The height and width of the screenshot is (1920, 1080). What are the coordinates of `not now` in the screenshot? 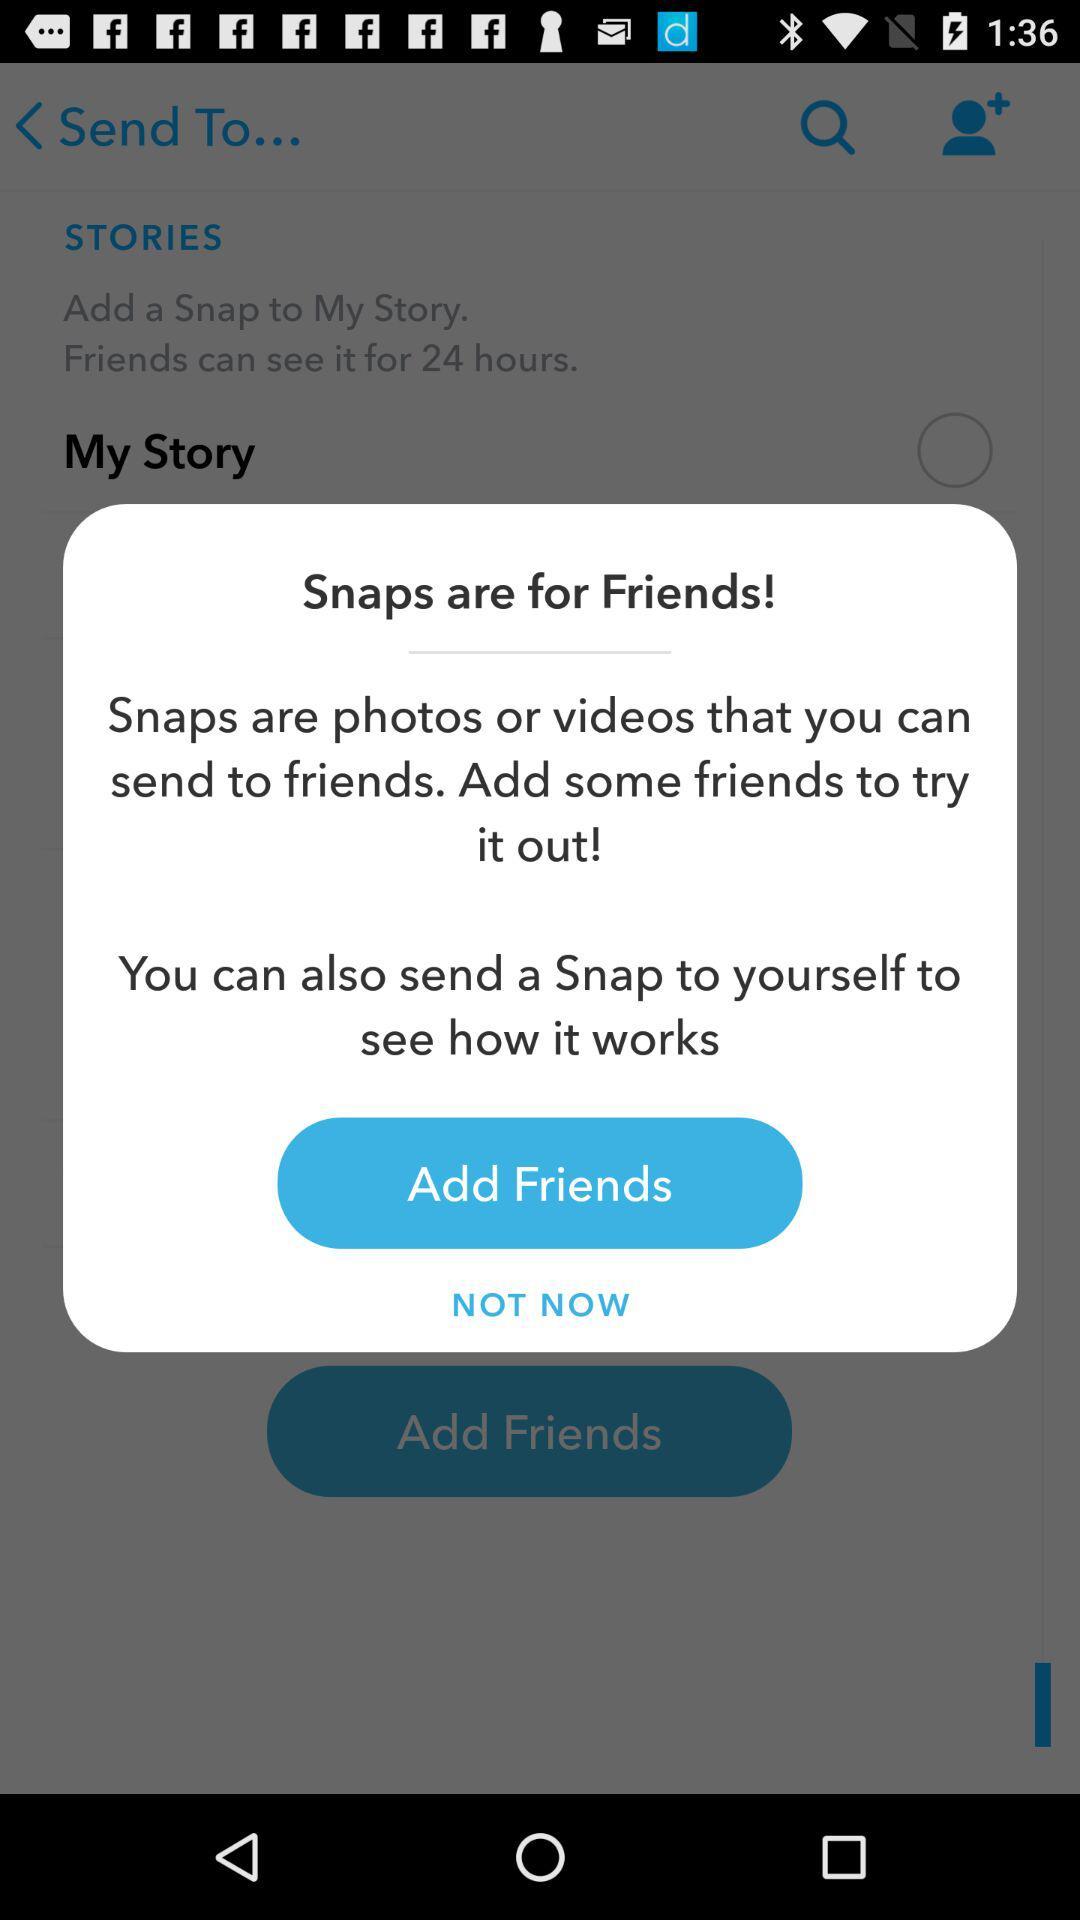 It's located at (540, 1304).